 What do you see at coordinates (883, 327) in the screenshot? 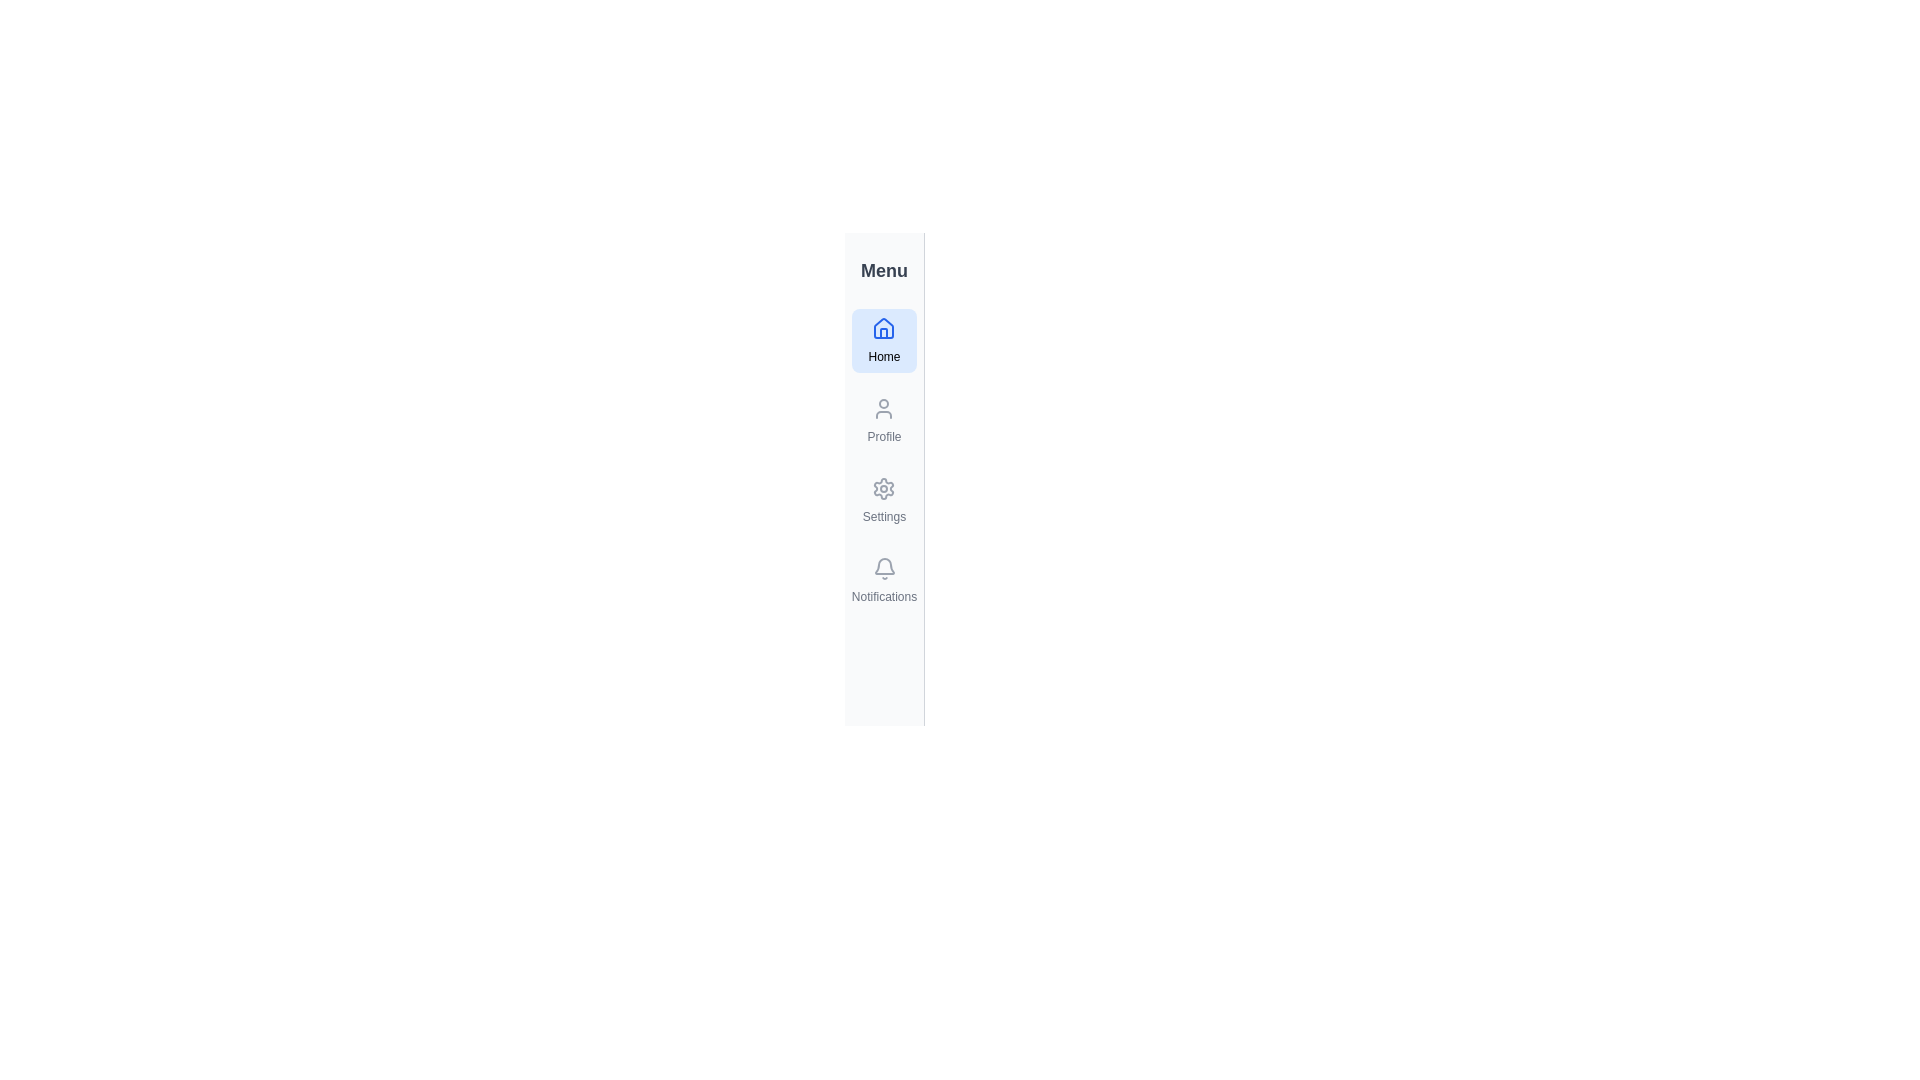
I see `the house outline icon located in the vertical navigation panel` at bounding box center [883, 327].